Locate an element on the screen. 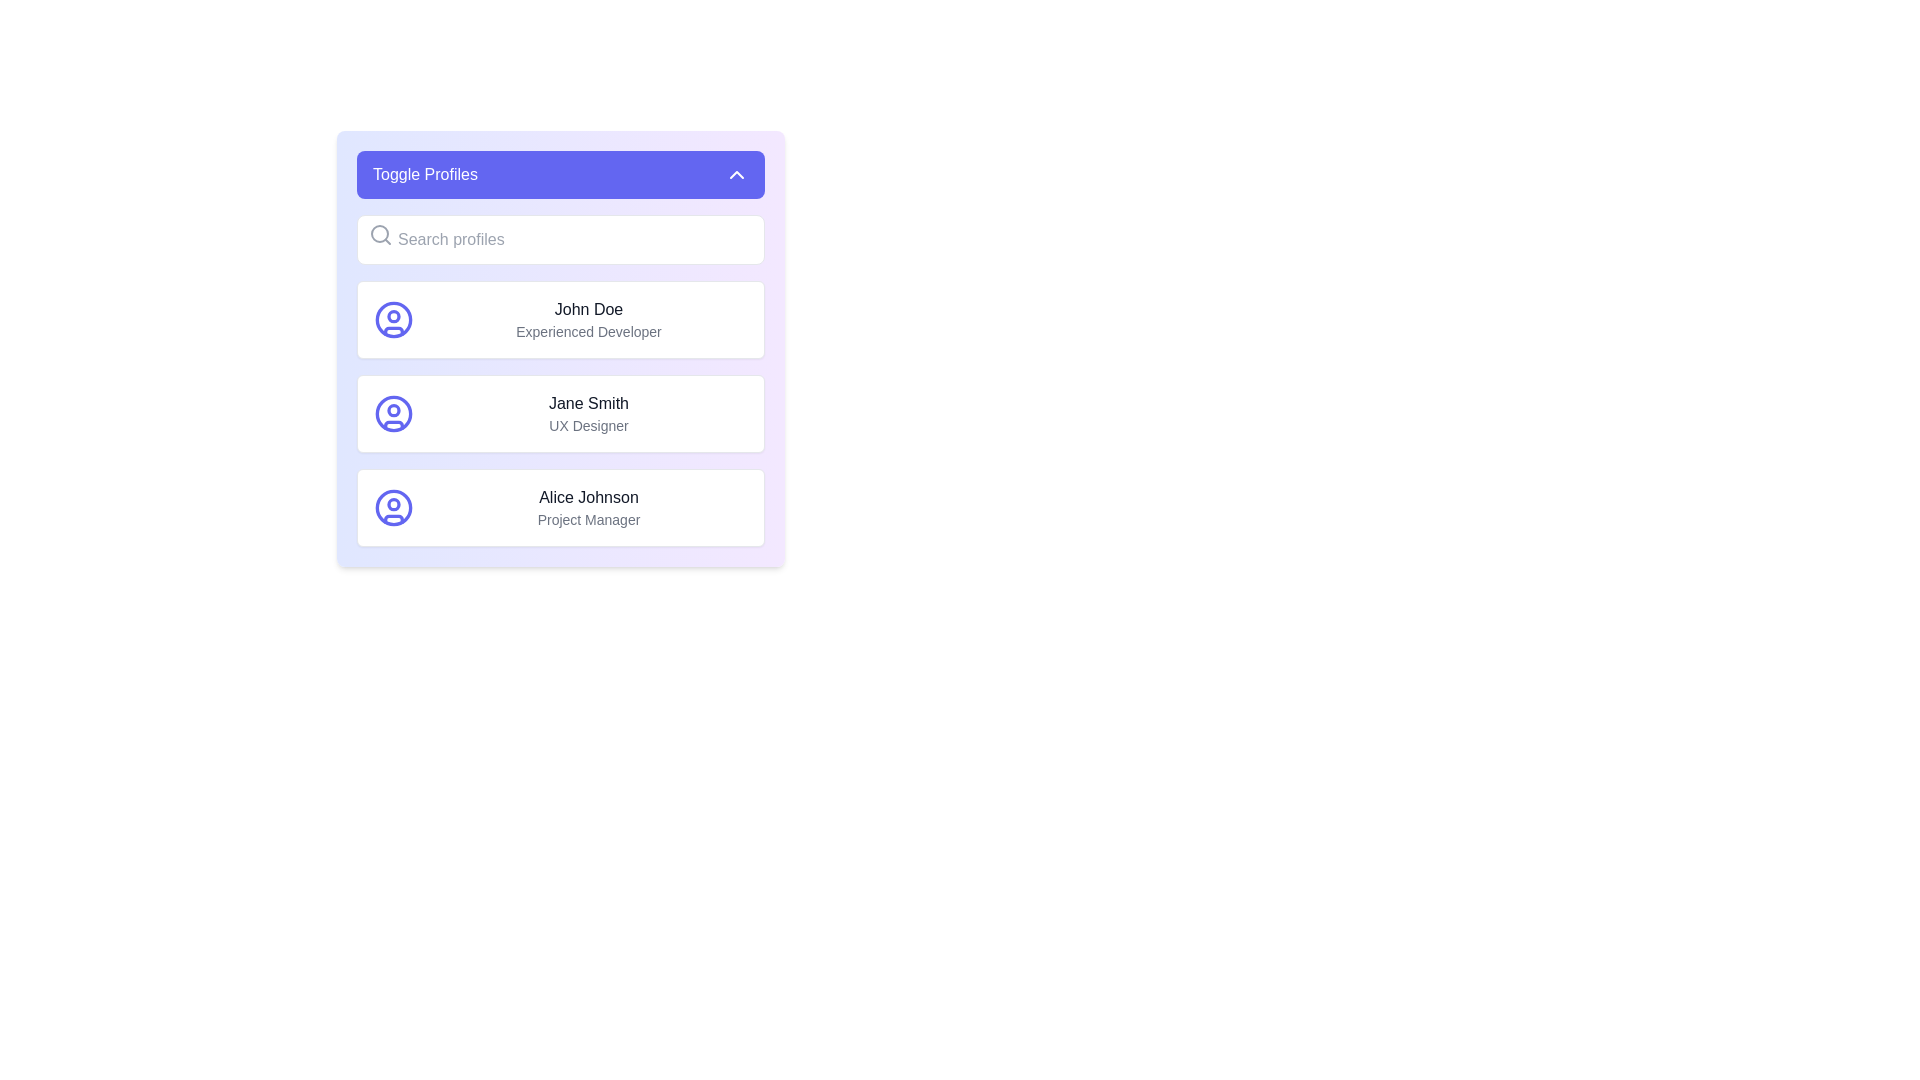 The height and width of the screenshot is (1080, 1920). the magnifying glass icon representing the search function, which is located inside the text input field labeled 'Search profiles' is located at coordinates (380, 234).